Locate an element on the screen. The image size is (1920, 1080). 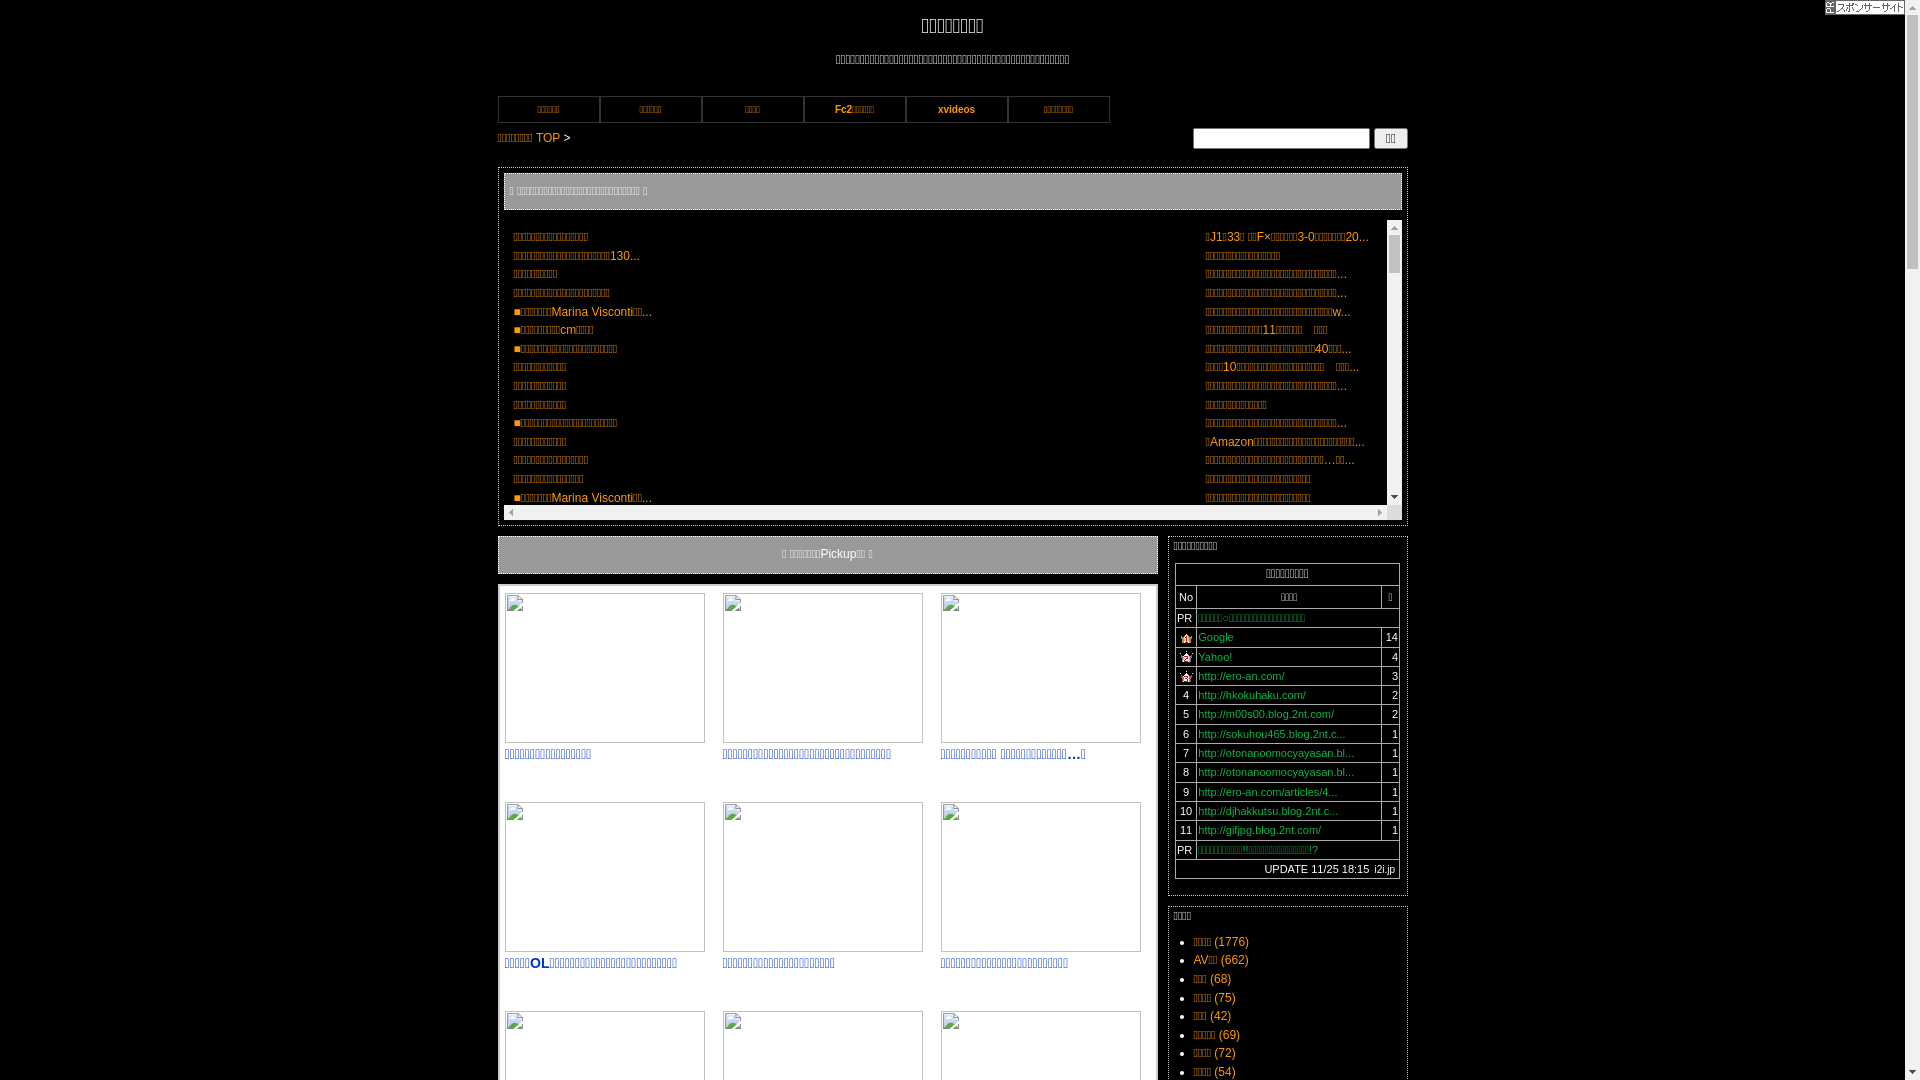
'http://djhakkutsu.blog.2nt.c...' is located at coordinates (1198, 810).